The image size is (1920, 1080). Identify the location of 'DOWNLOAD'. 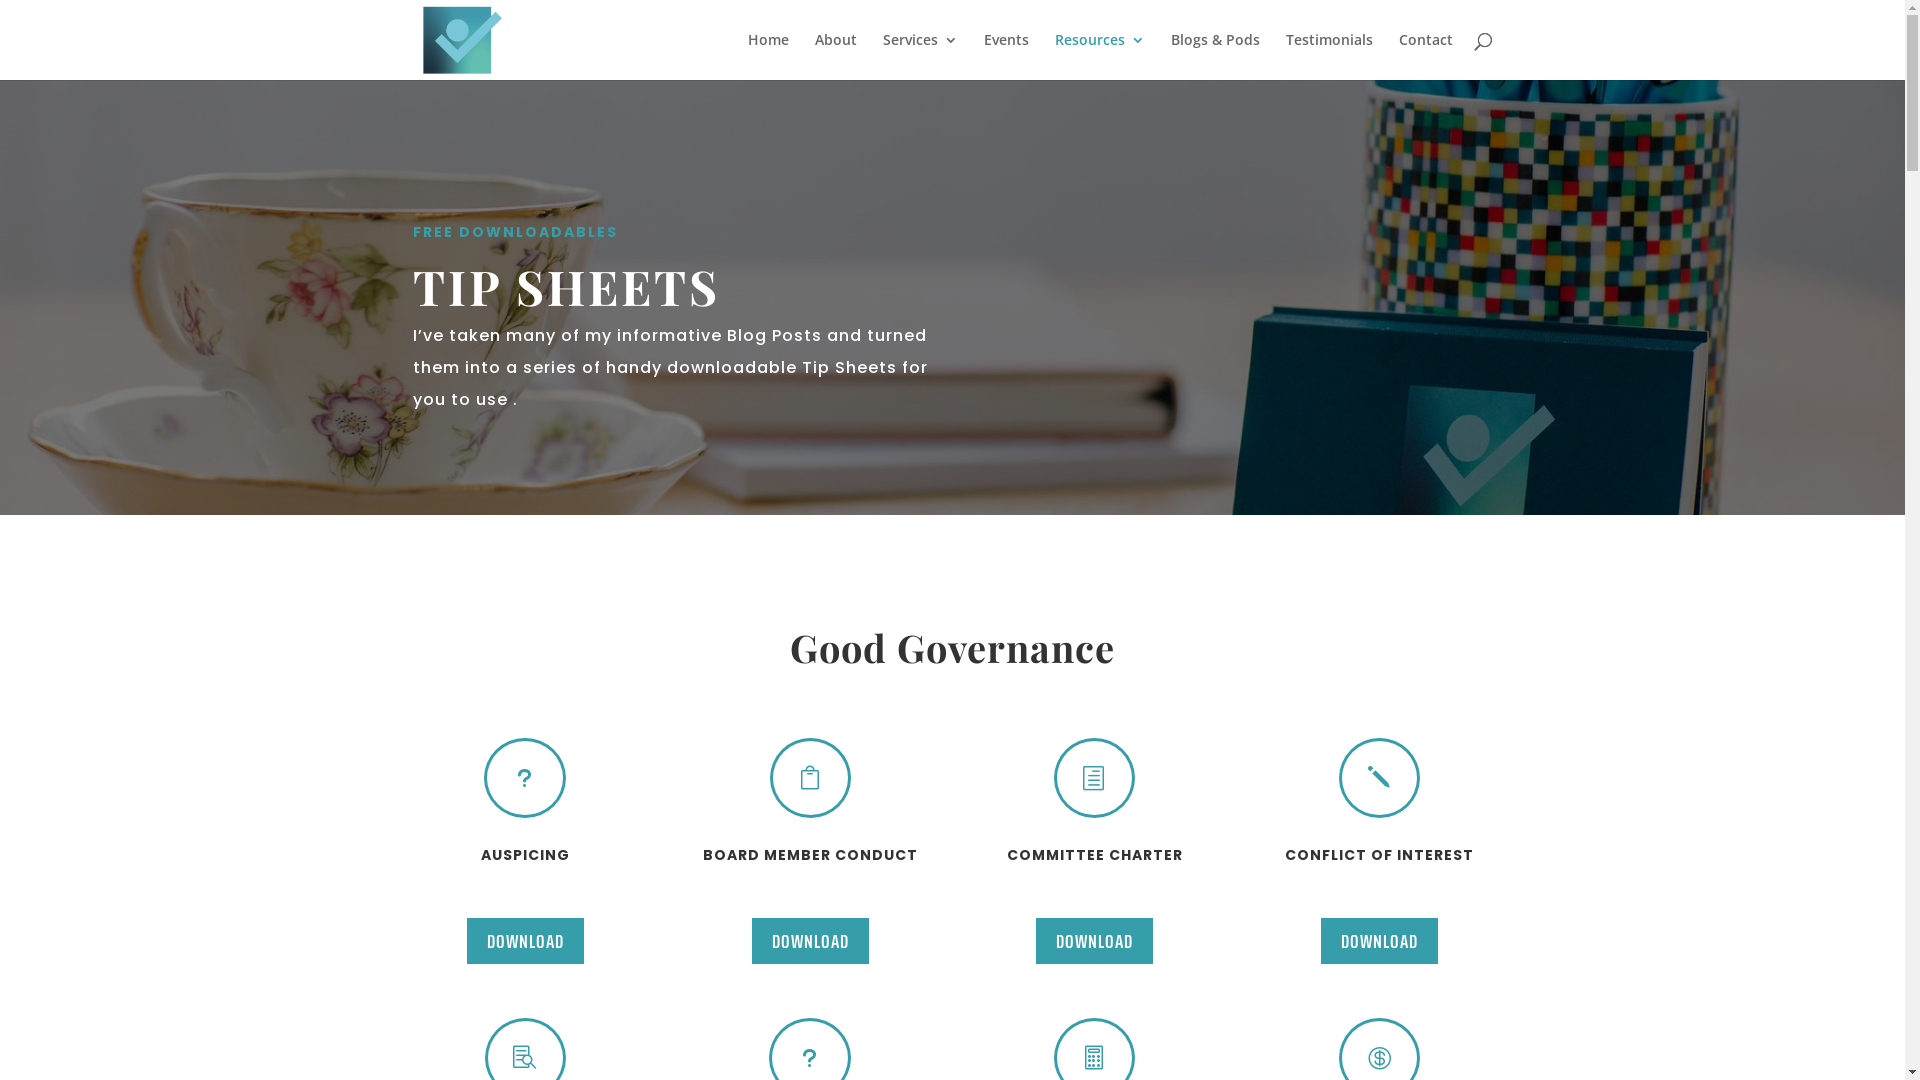
(525, 941).